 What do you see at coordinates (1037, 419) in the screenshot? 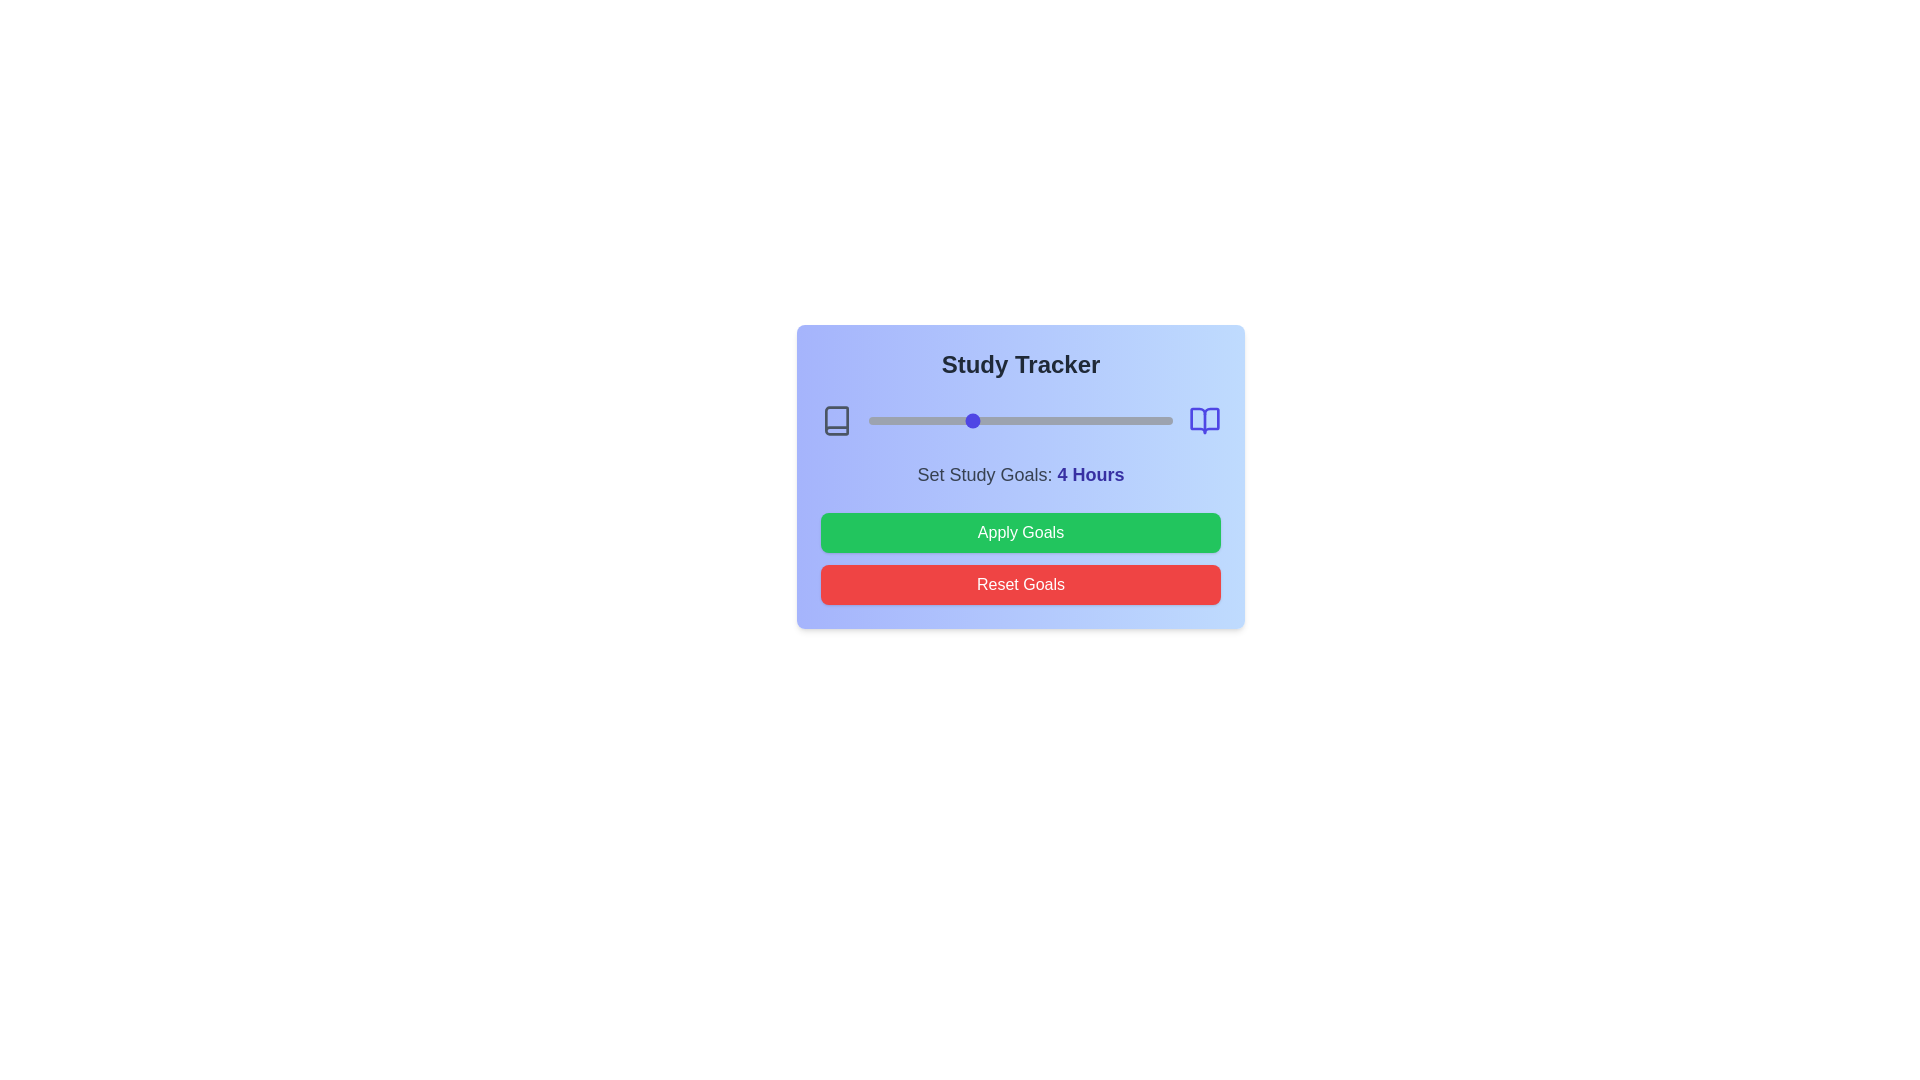
I see `the study hours slider to 6 hours` at bounding box center [1037, 419].